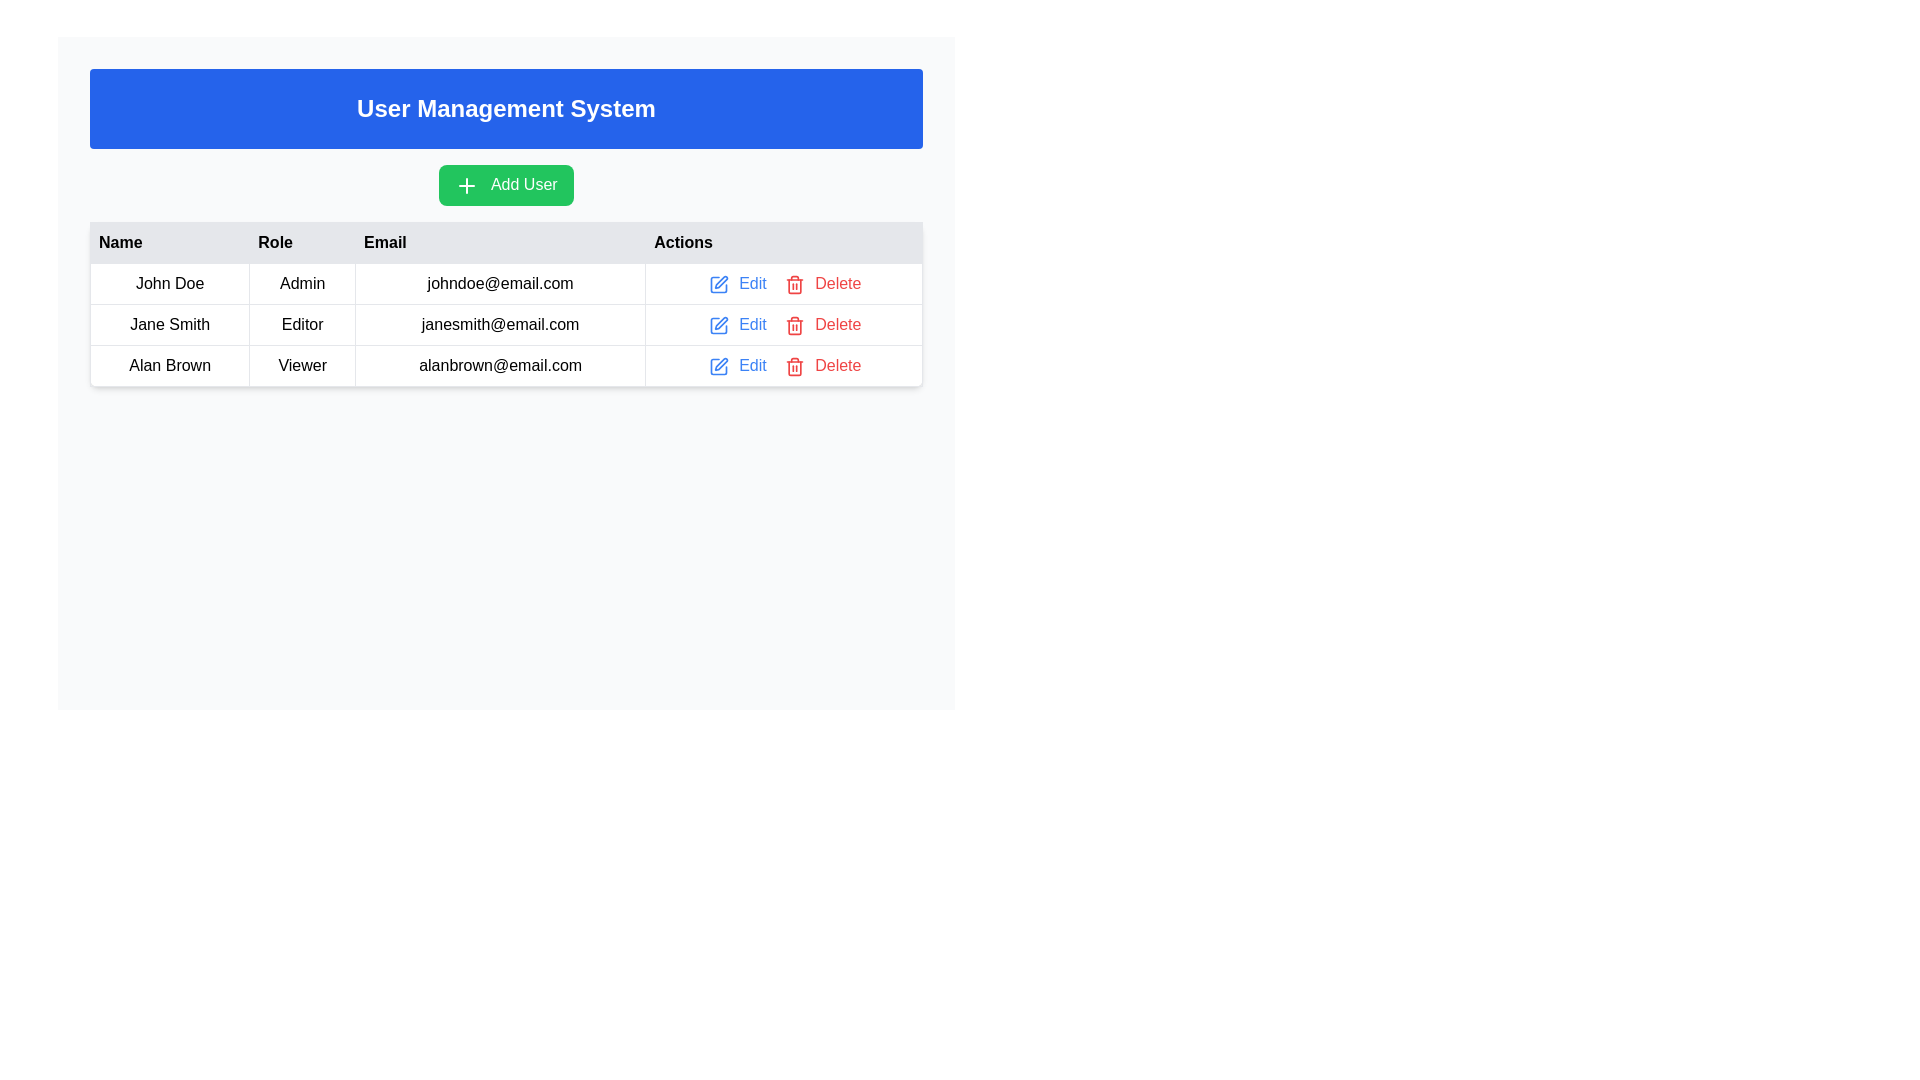 This screenshot has width=1920, height=1080. What do you see at coordinates (793, 366) in the screenshot?
I see `the red trash can icon representing the delete action for the user 'Alan Brown' in the 'Actions' column of the table` at bounding box center [793, 366].